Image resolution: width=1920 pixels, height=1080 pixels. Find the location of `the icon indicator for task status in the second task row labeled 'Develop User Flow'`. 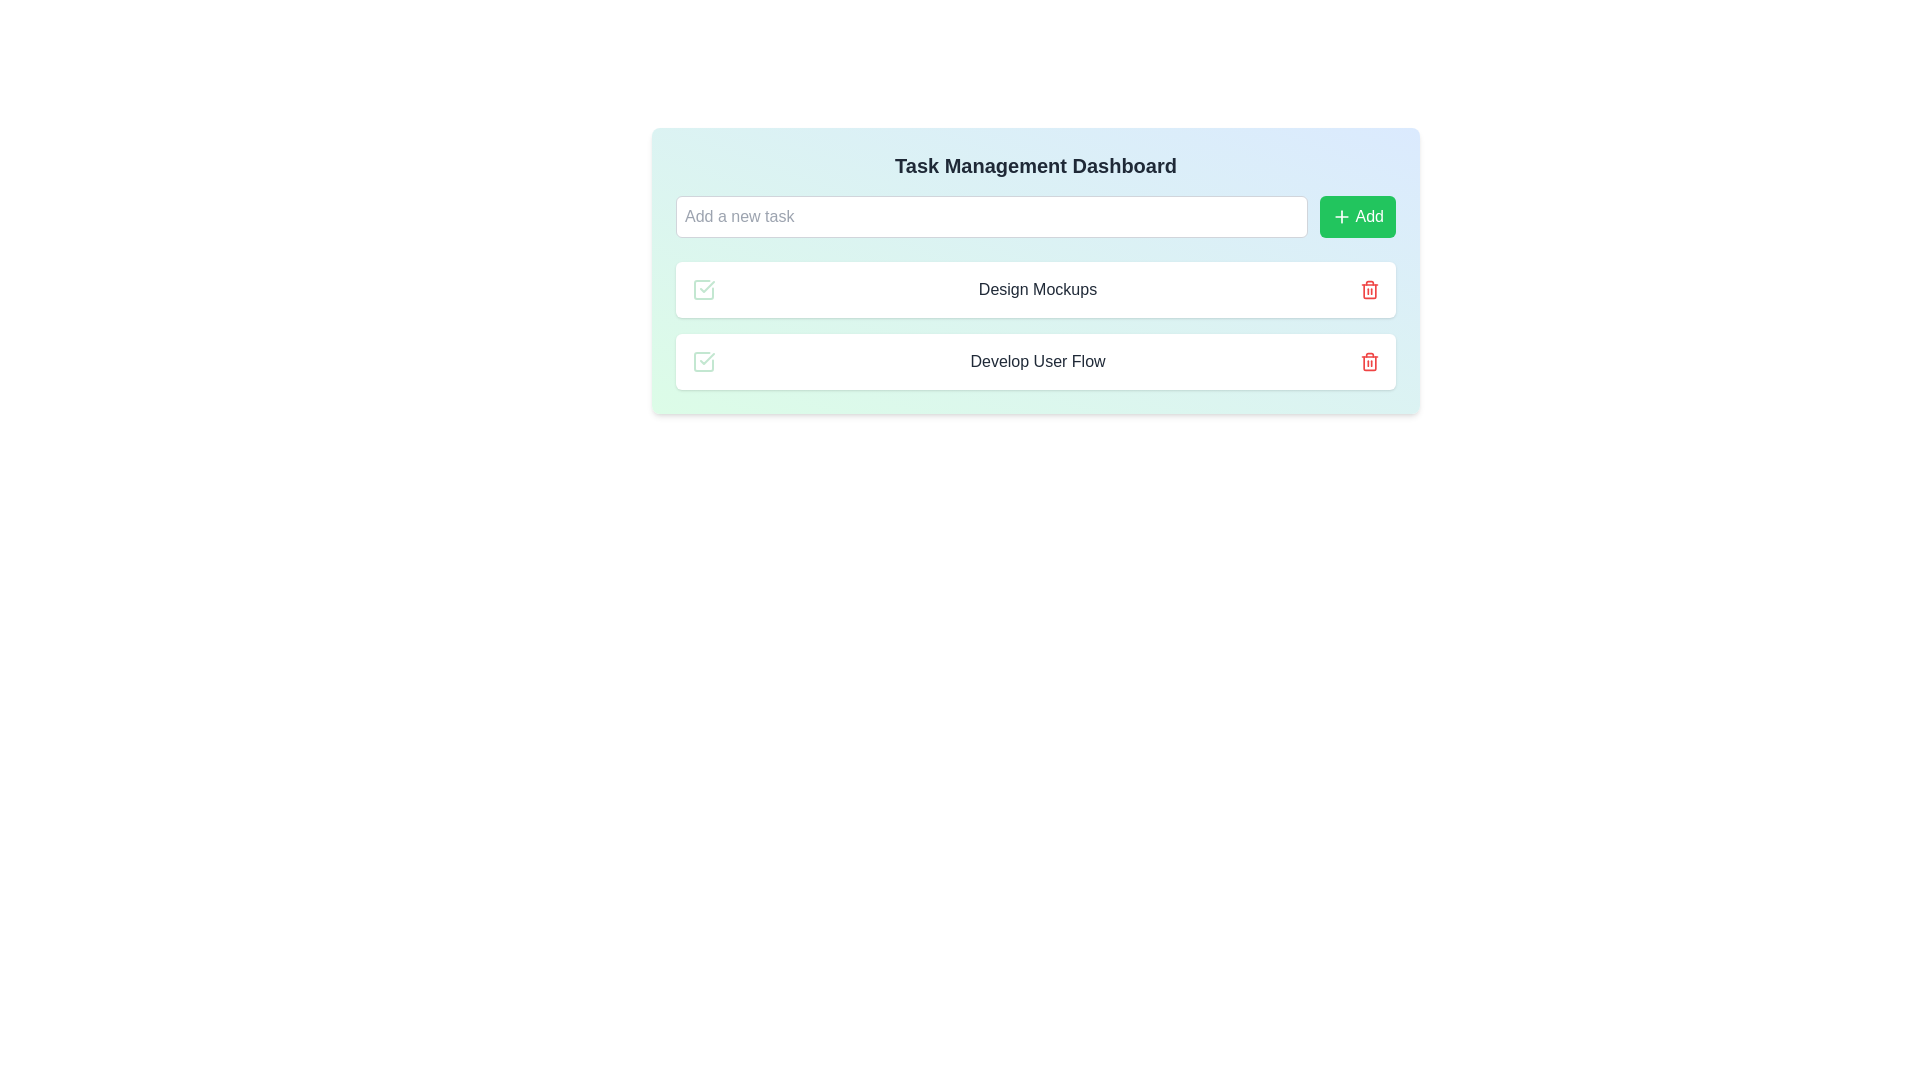

the icon indicator for task status in the second task row labeled 'Develop User Flow' is located at coordinates (707, 357).